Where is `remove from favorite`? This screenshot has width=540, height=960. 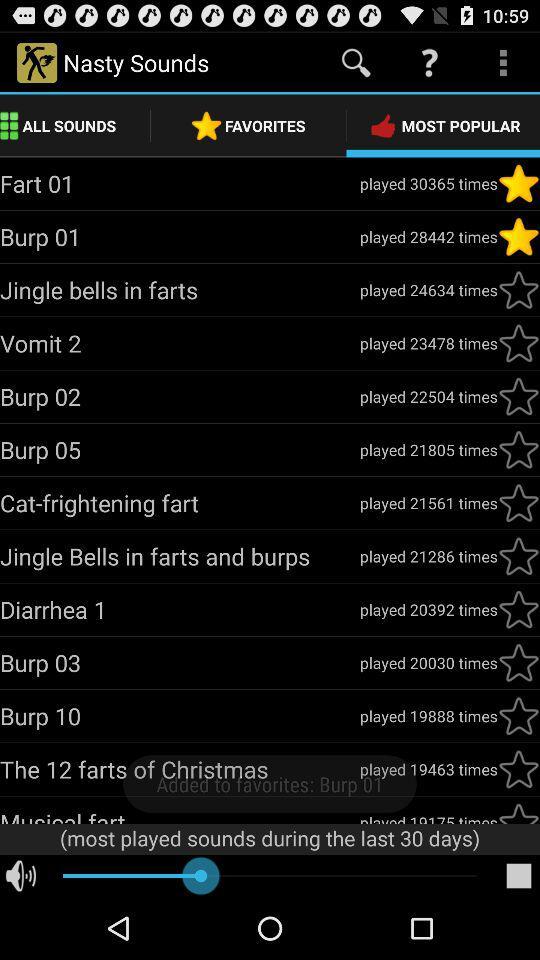
remove from favorite is located at coordinates (518, 237).